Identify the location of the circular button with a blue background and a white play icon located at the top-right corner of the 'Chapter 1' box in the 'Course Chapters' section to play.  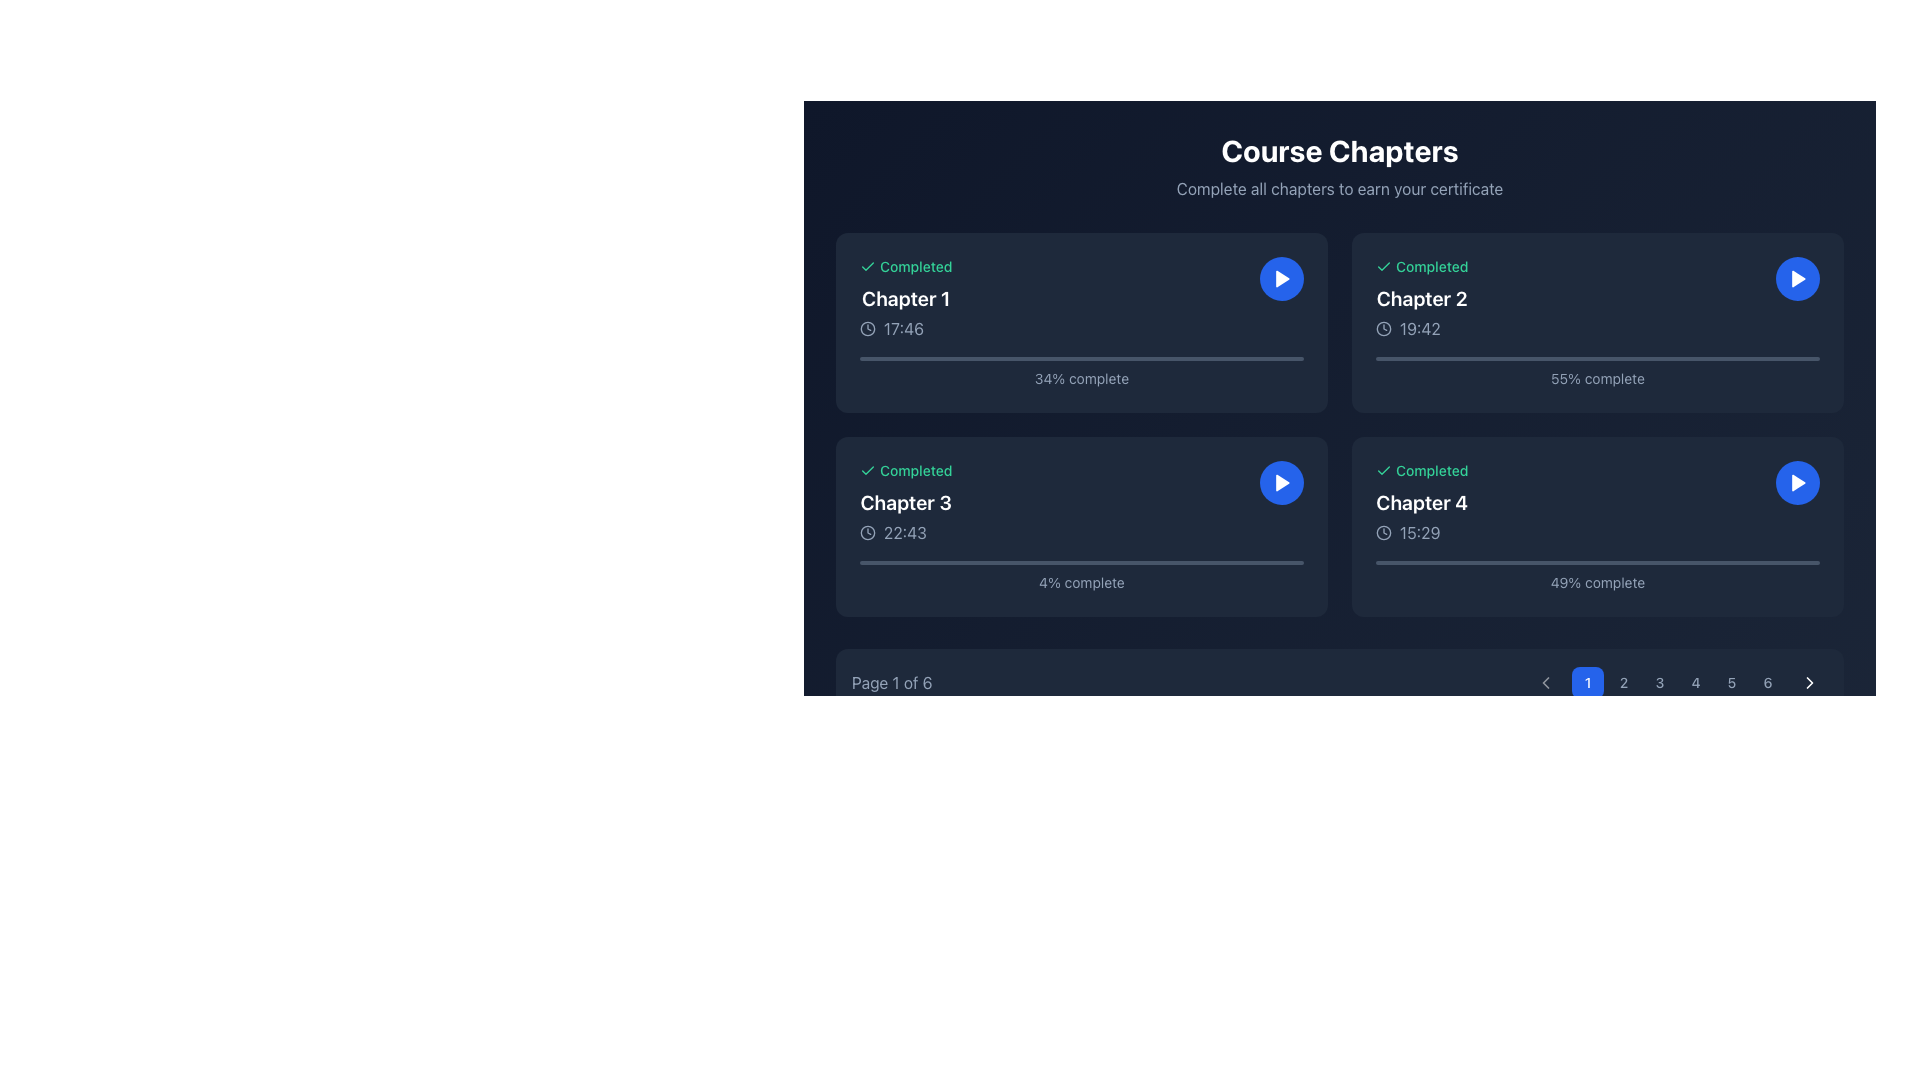
(1281, 278).